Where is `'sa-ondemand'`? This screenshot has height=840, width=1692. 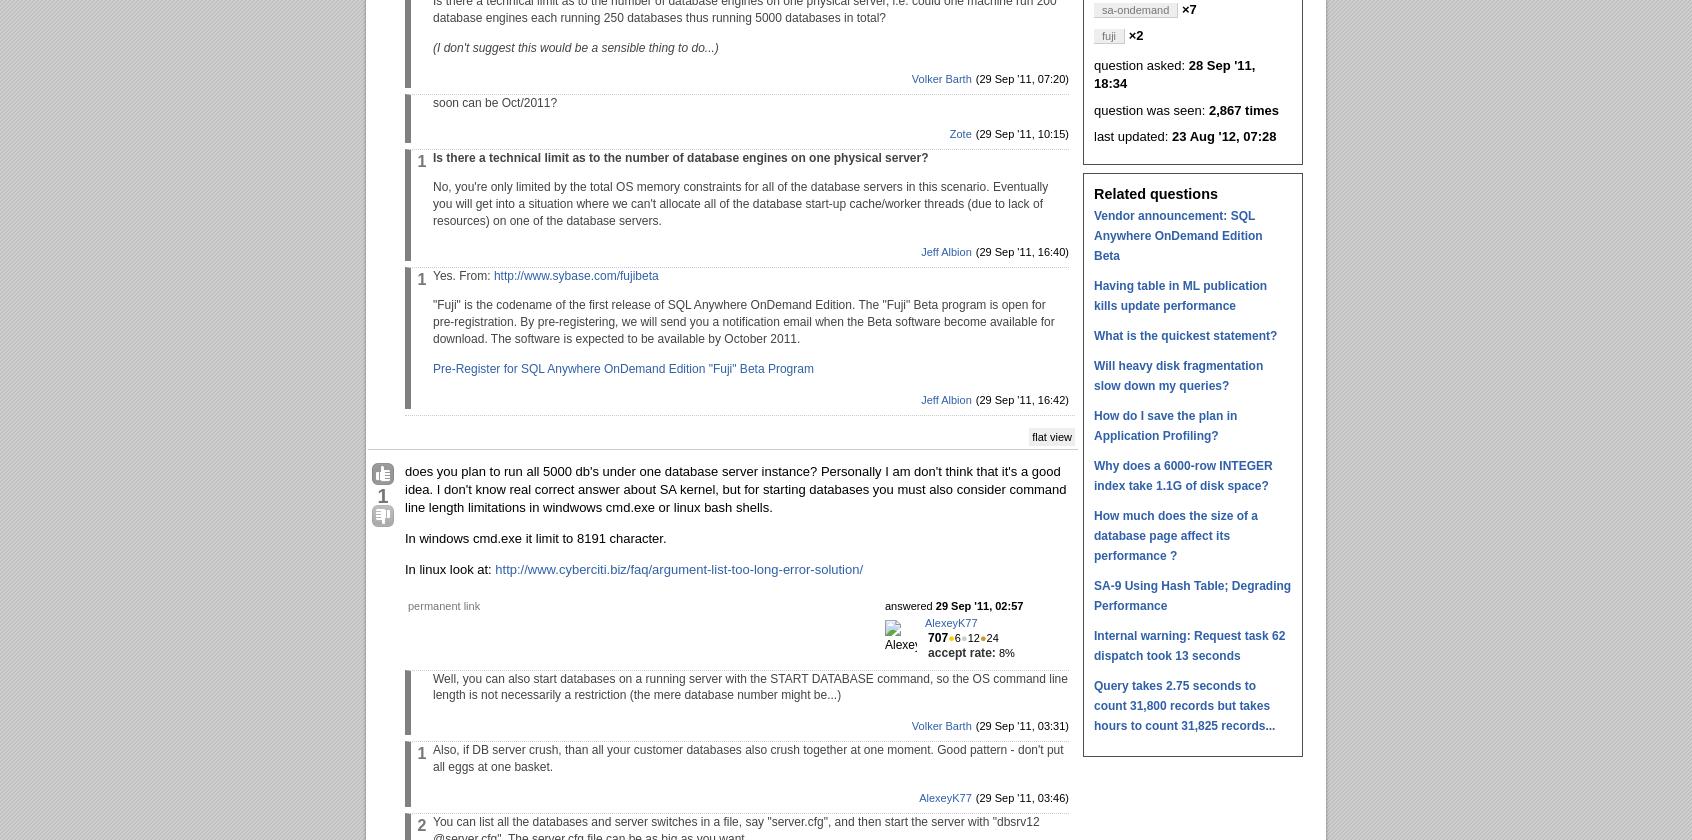
'sa-ondemand' is located at coordinates (1134, 9).